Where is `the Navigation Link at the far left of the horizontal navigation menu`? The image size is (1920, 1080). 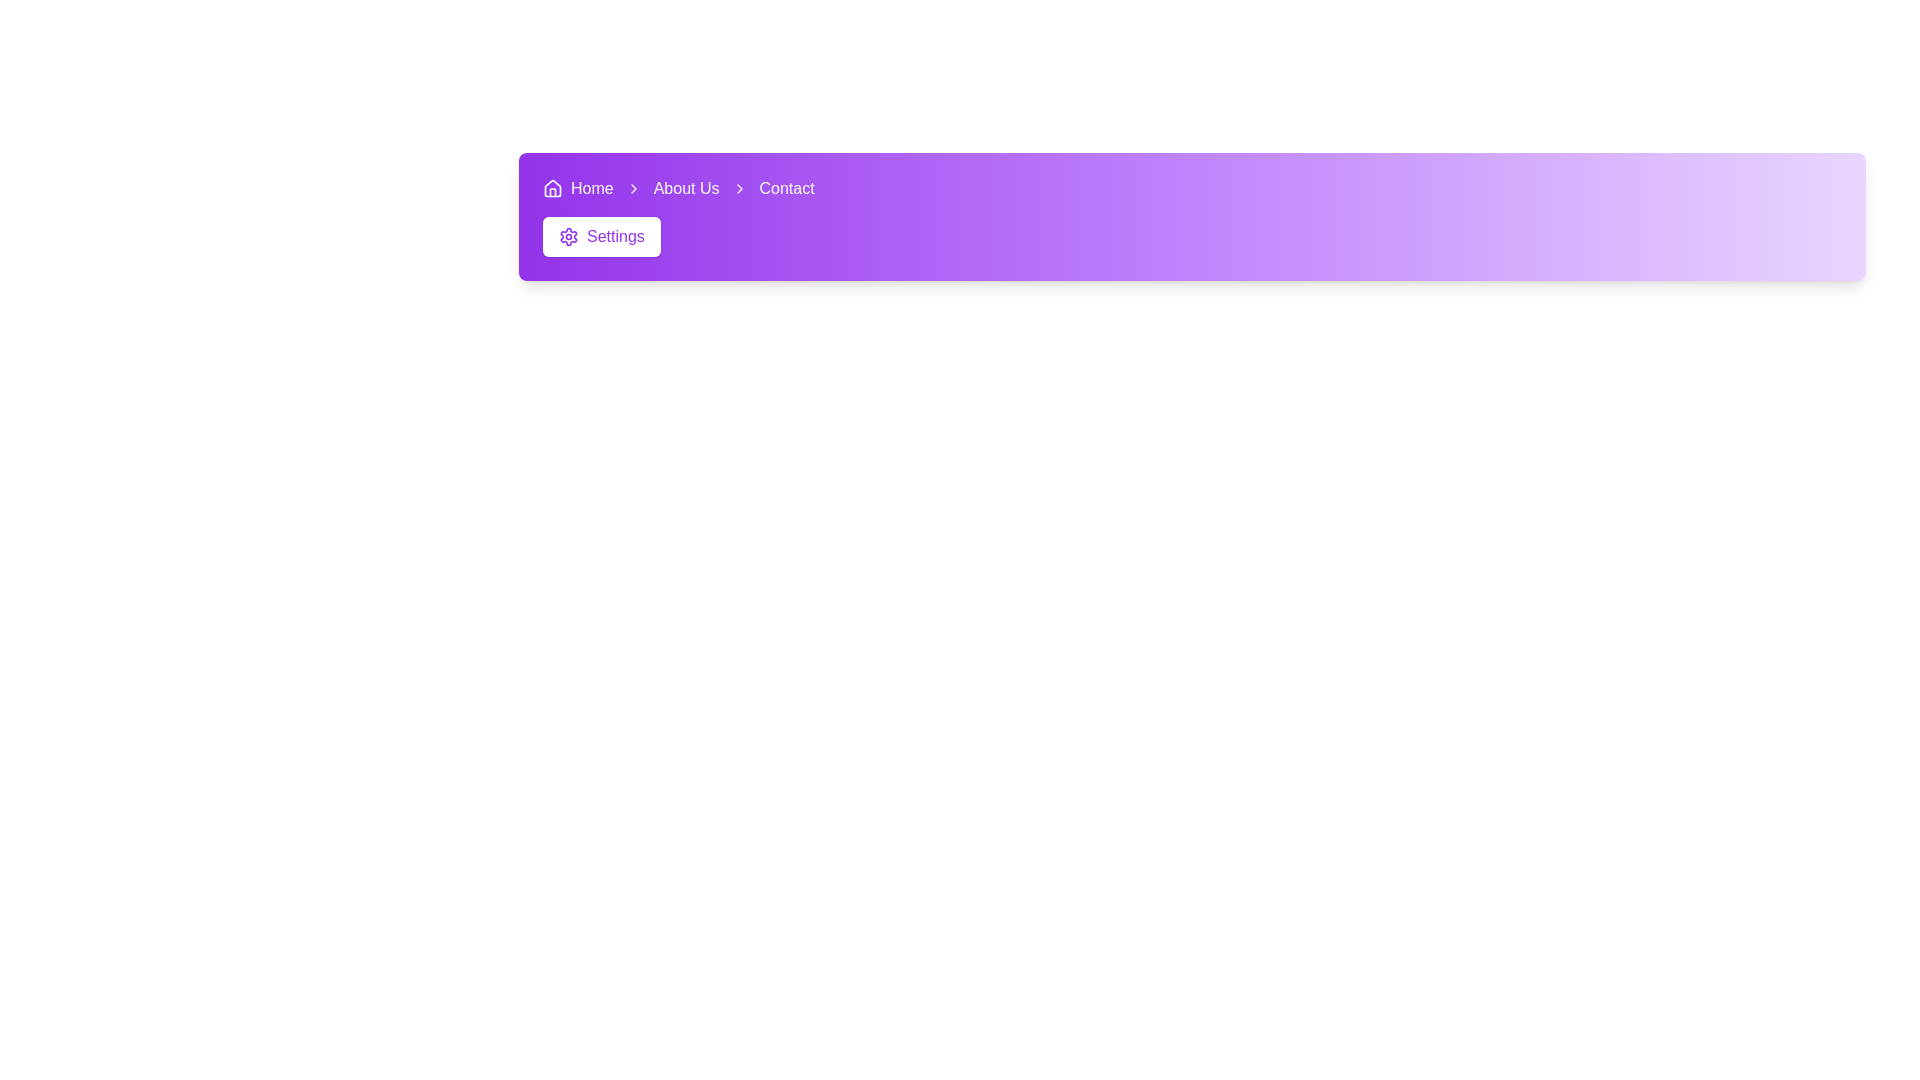 the Navigation Link at the far left of the horizontal navigation menu is located at coordinates (577, 189).